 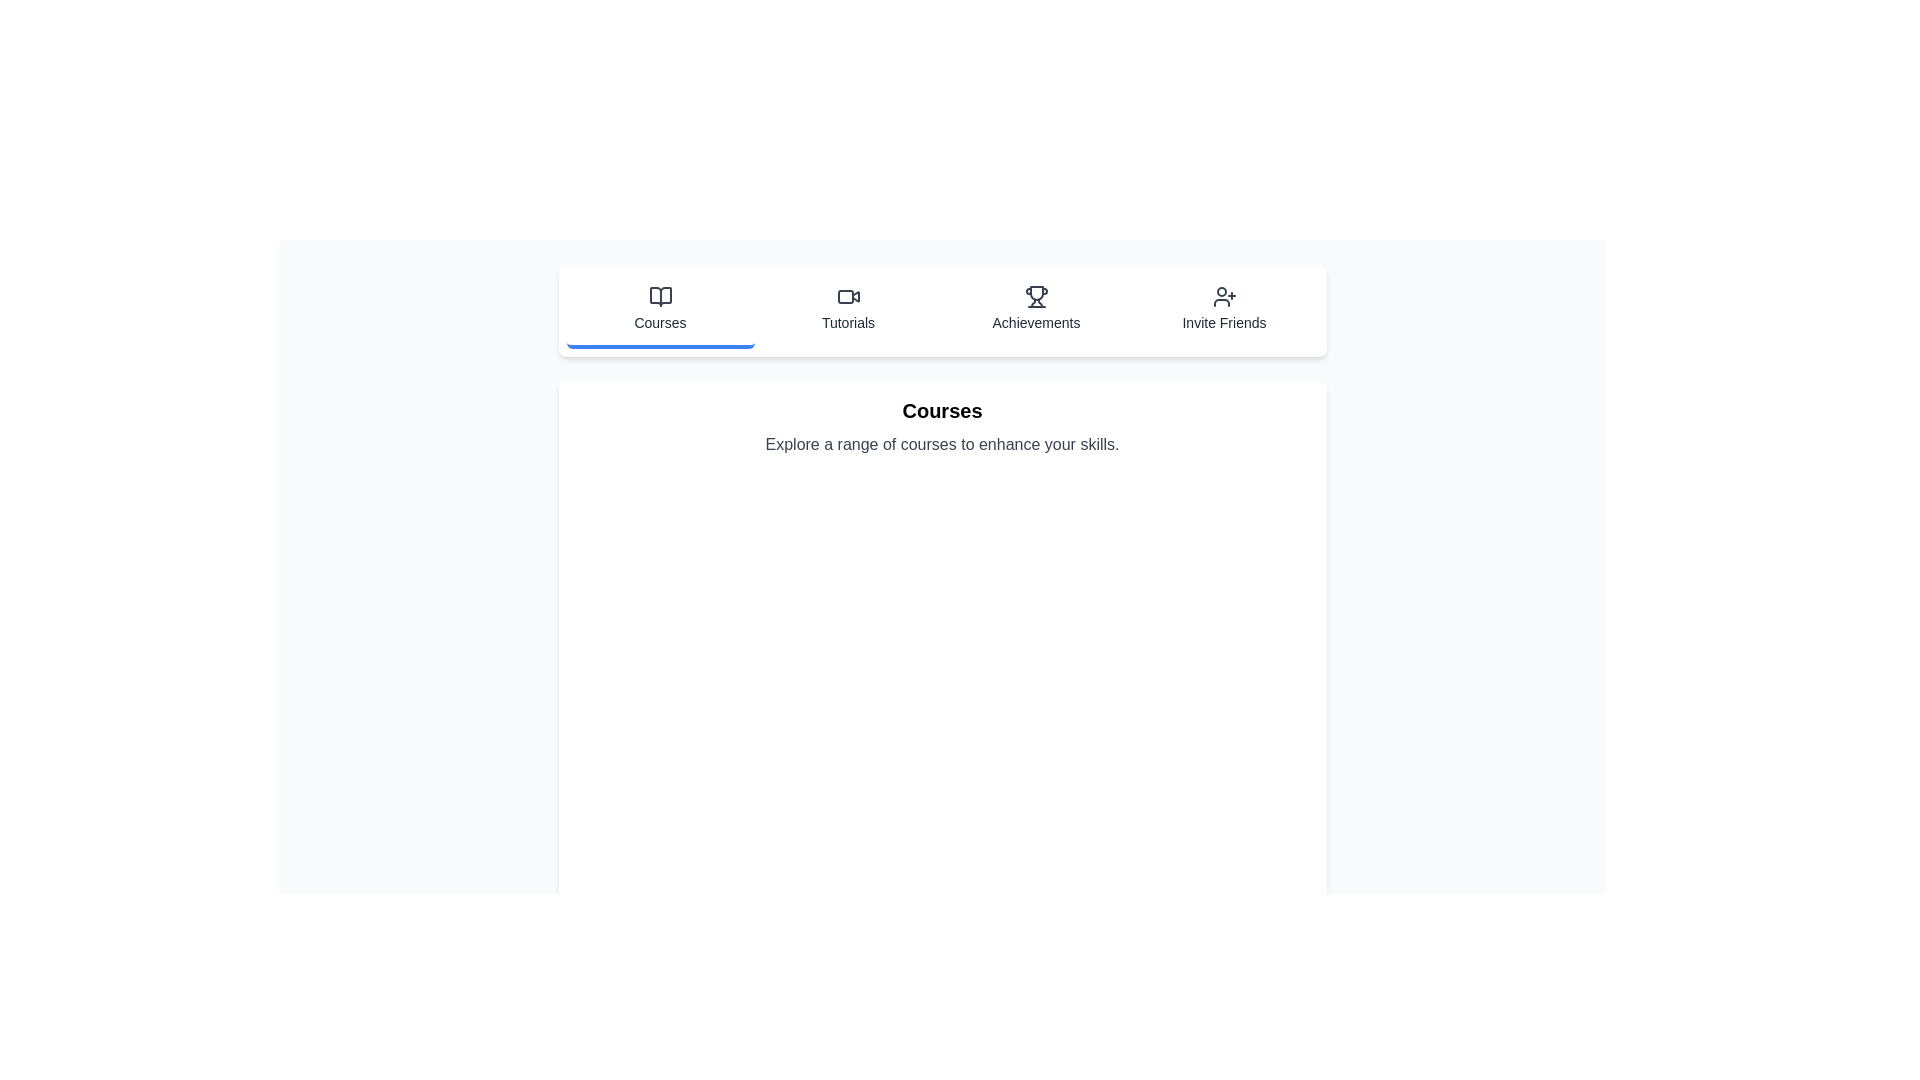 I want to click on the trophy icon representing the 'Achievements' menu option, so click(x=1036, y=297).